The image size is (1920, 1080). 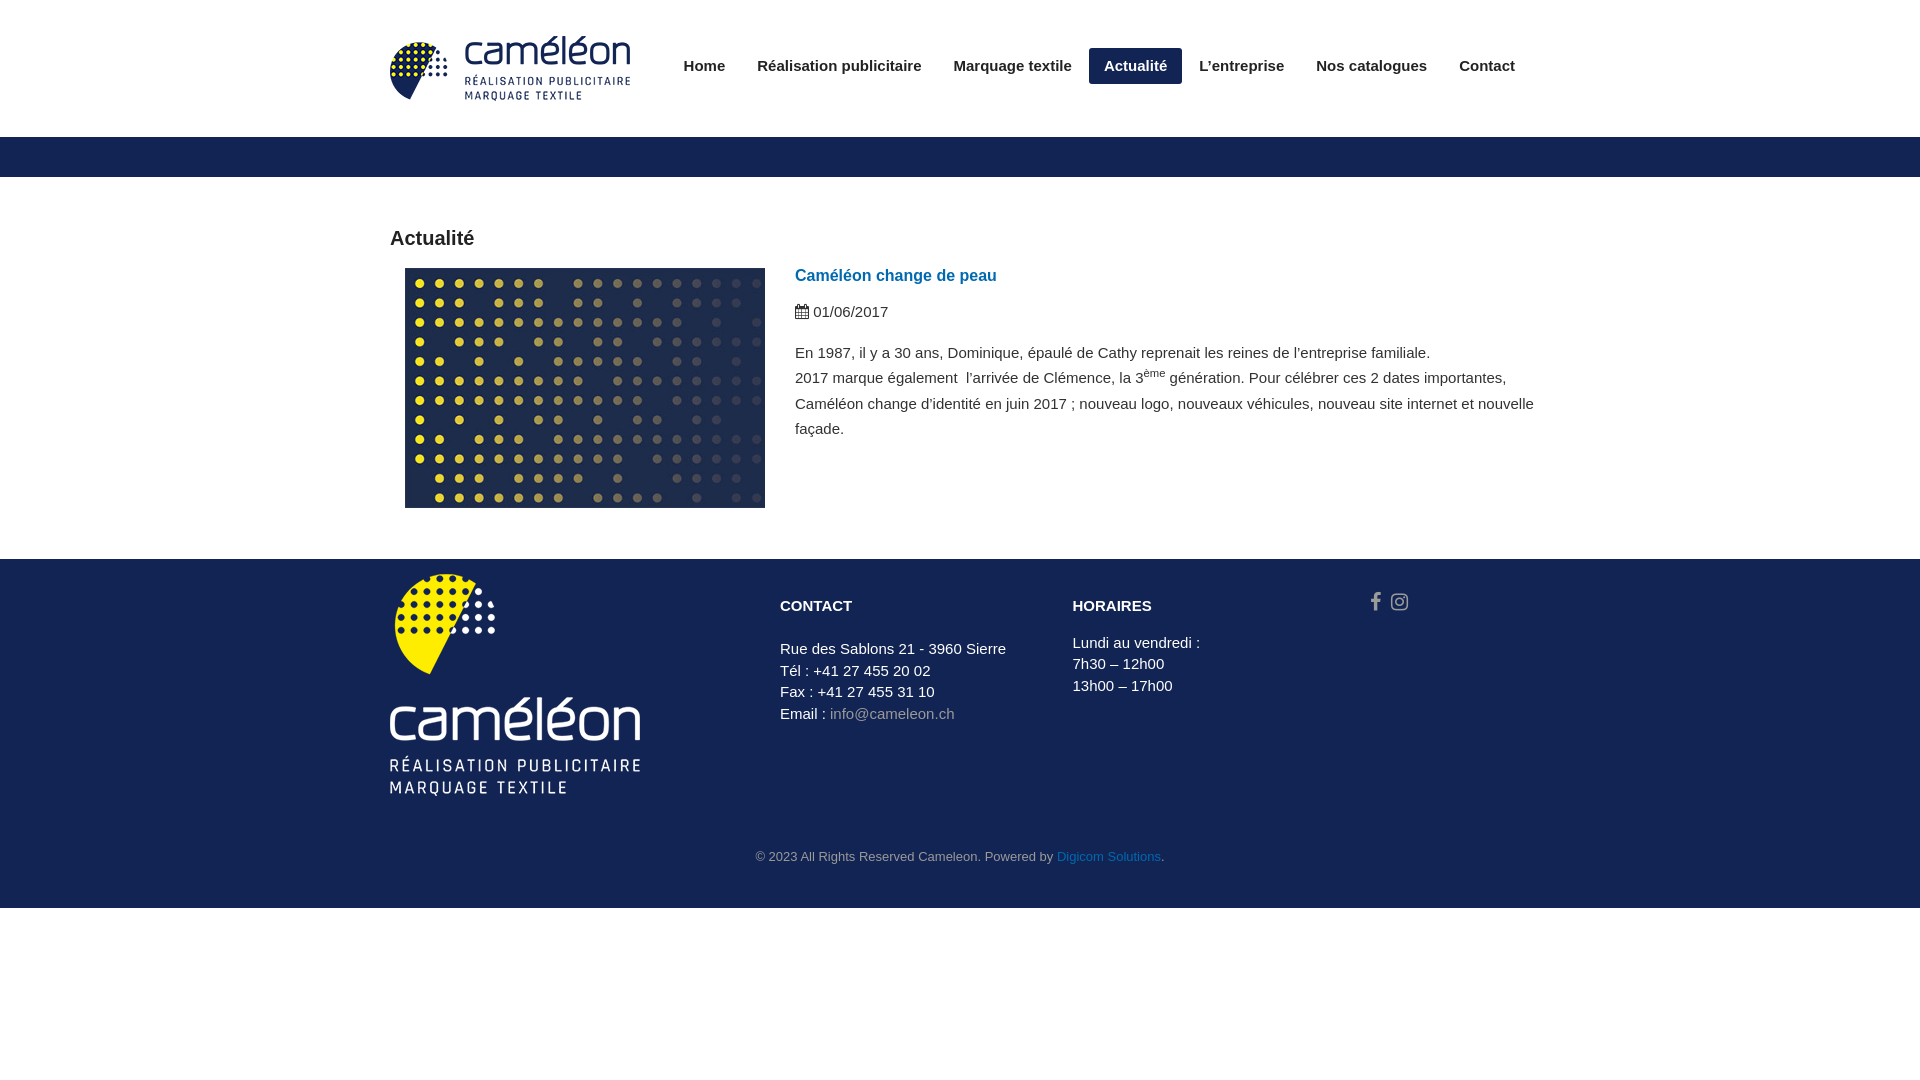 I want to click on 'Marquage textile', so click(x=1012, y=64).